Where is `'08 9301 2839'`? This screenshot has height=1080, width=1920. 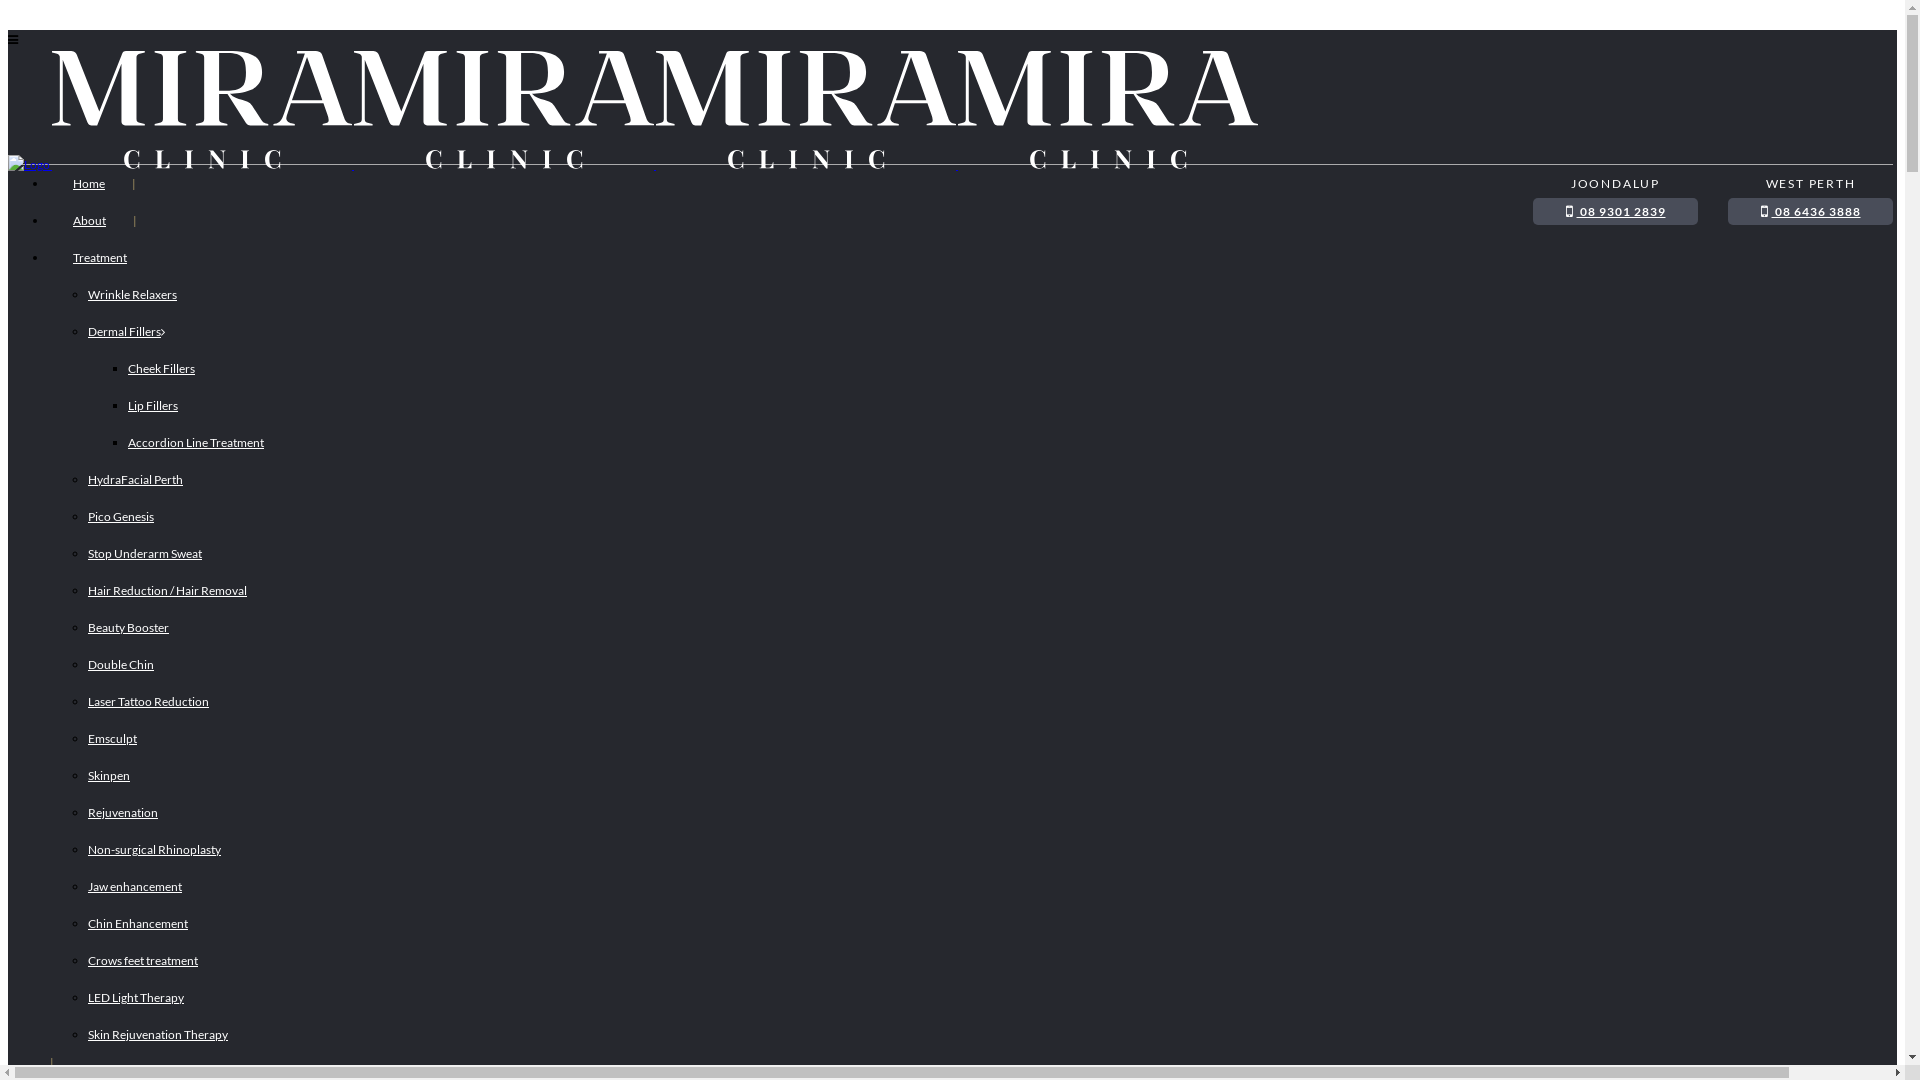 '08 9301 2839' is located at coordinates (1615, 211).